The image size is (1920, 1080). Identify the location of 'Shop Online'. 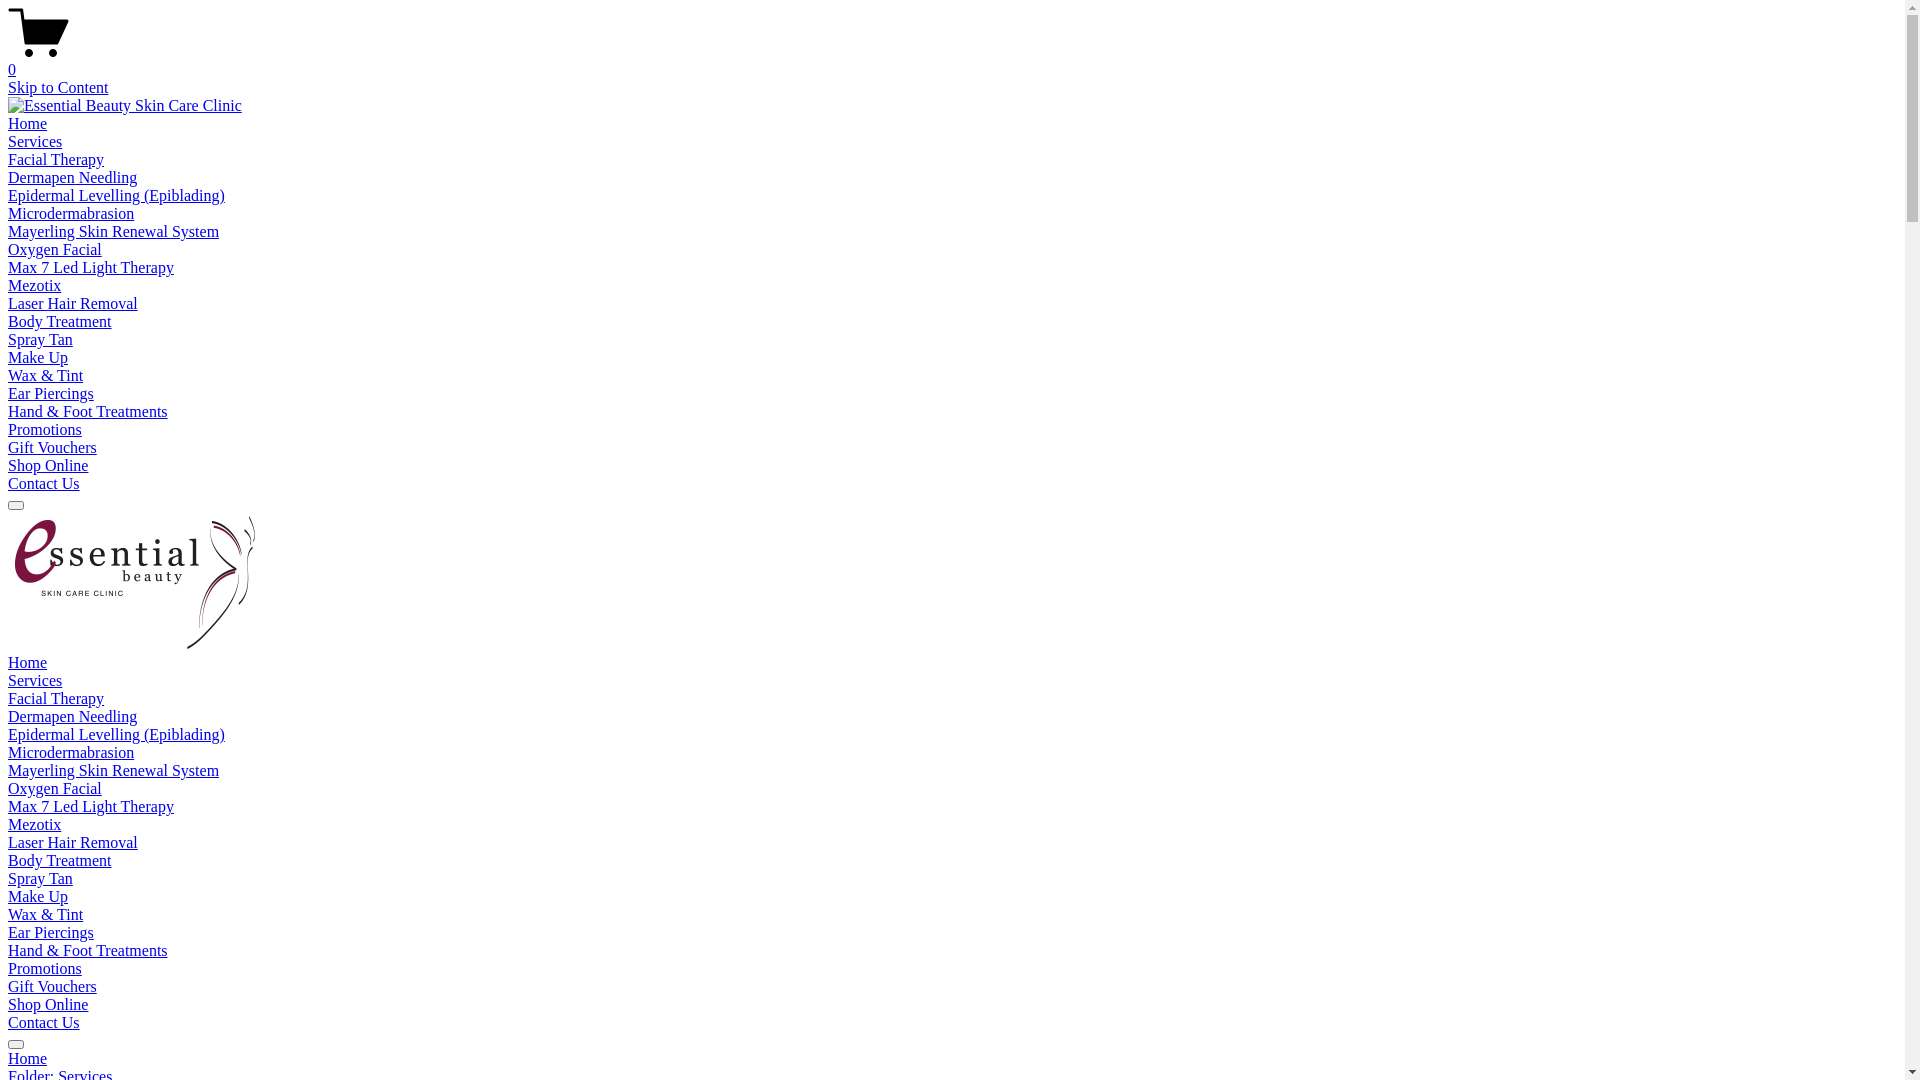
(48, 465).